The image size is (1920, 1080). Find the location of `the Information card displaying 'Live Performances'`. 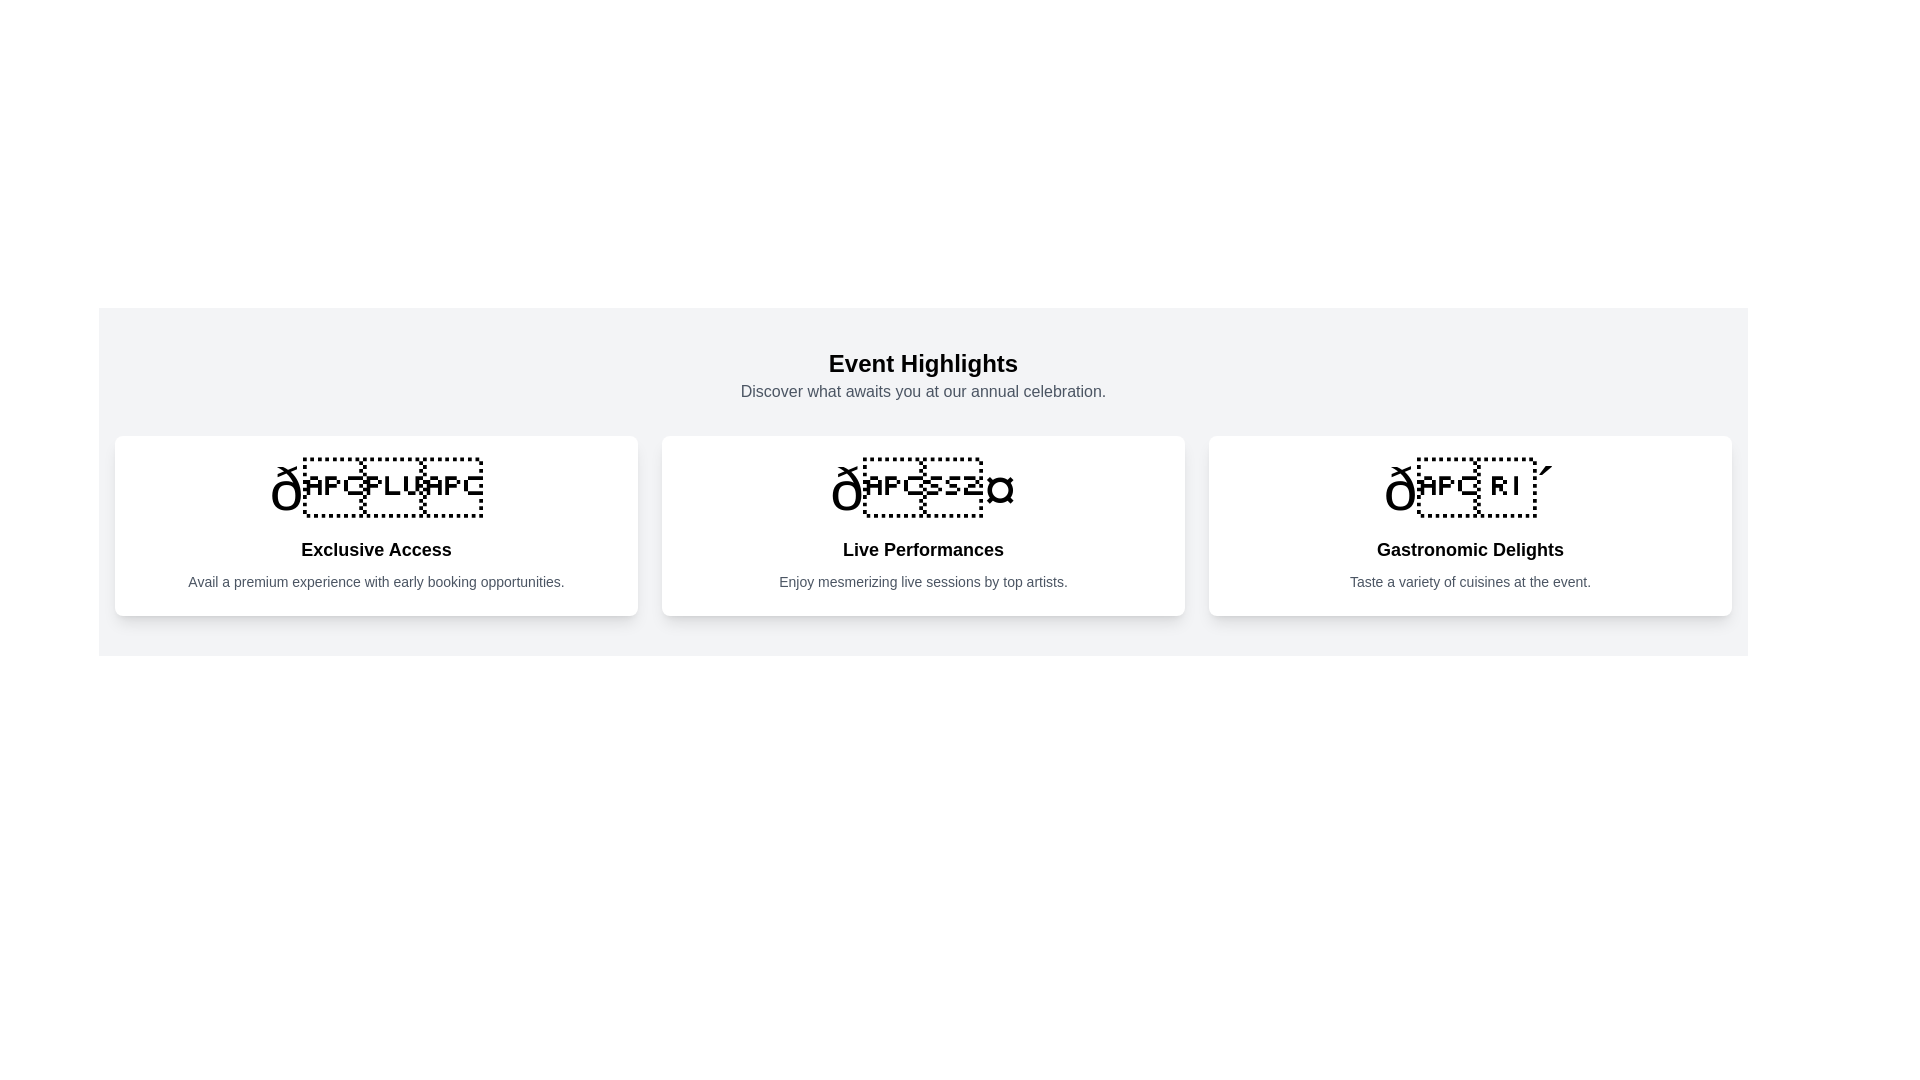

the Information card displaying 'Live Performances' is located at coordinates (922, 524).